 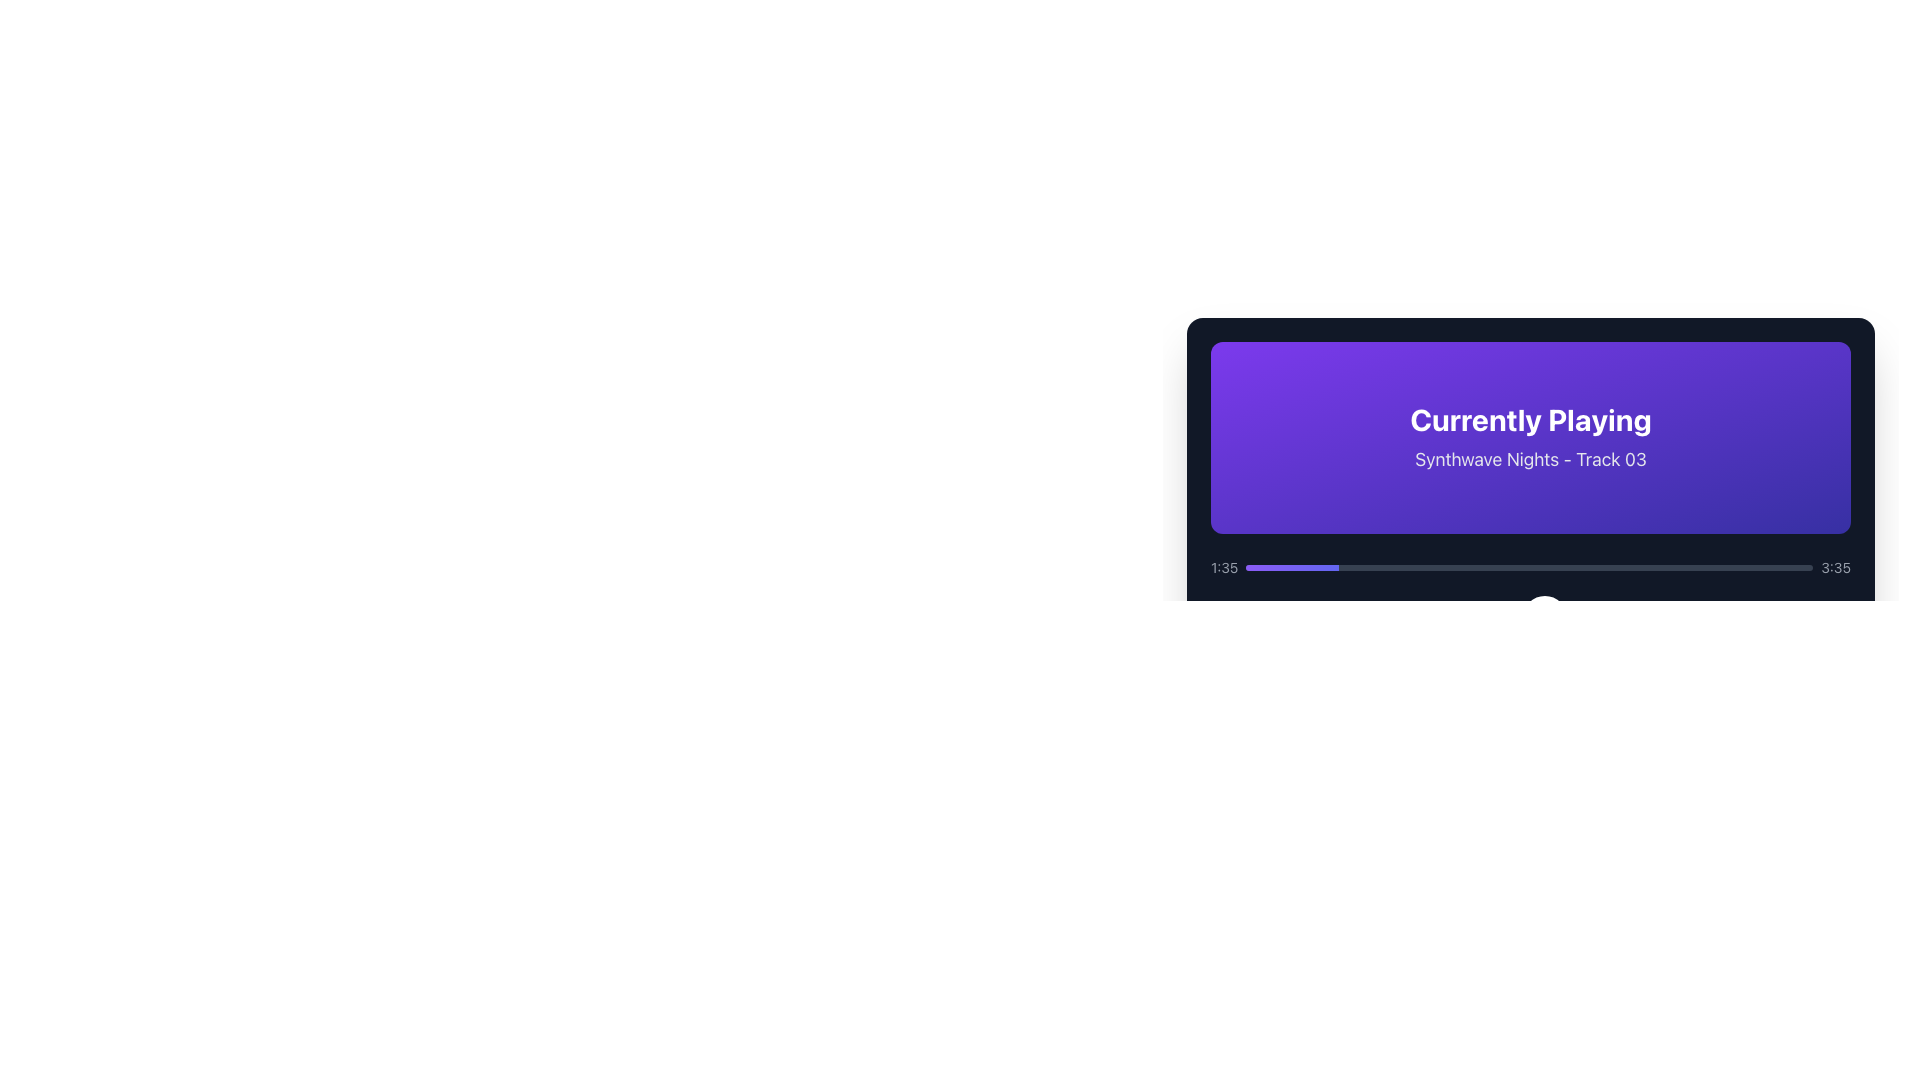 What do you see at coordinates (1310, 567) in the screenshot?
I see `the playback position` at bounding box center [1310, 567].